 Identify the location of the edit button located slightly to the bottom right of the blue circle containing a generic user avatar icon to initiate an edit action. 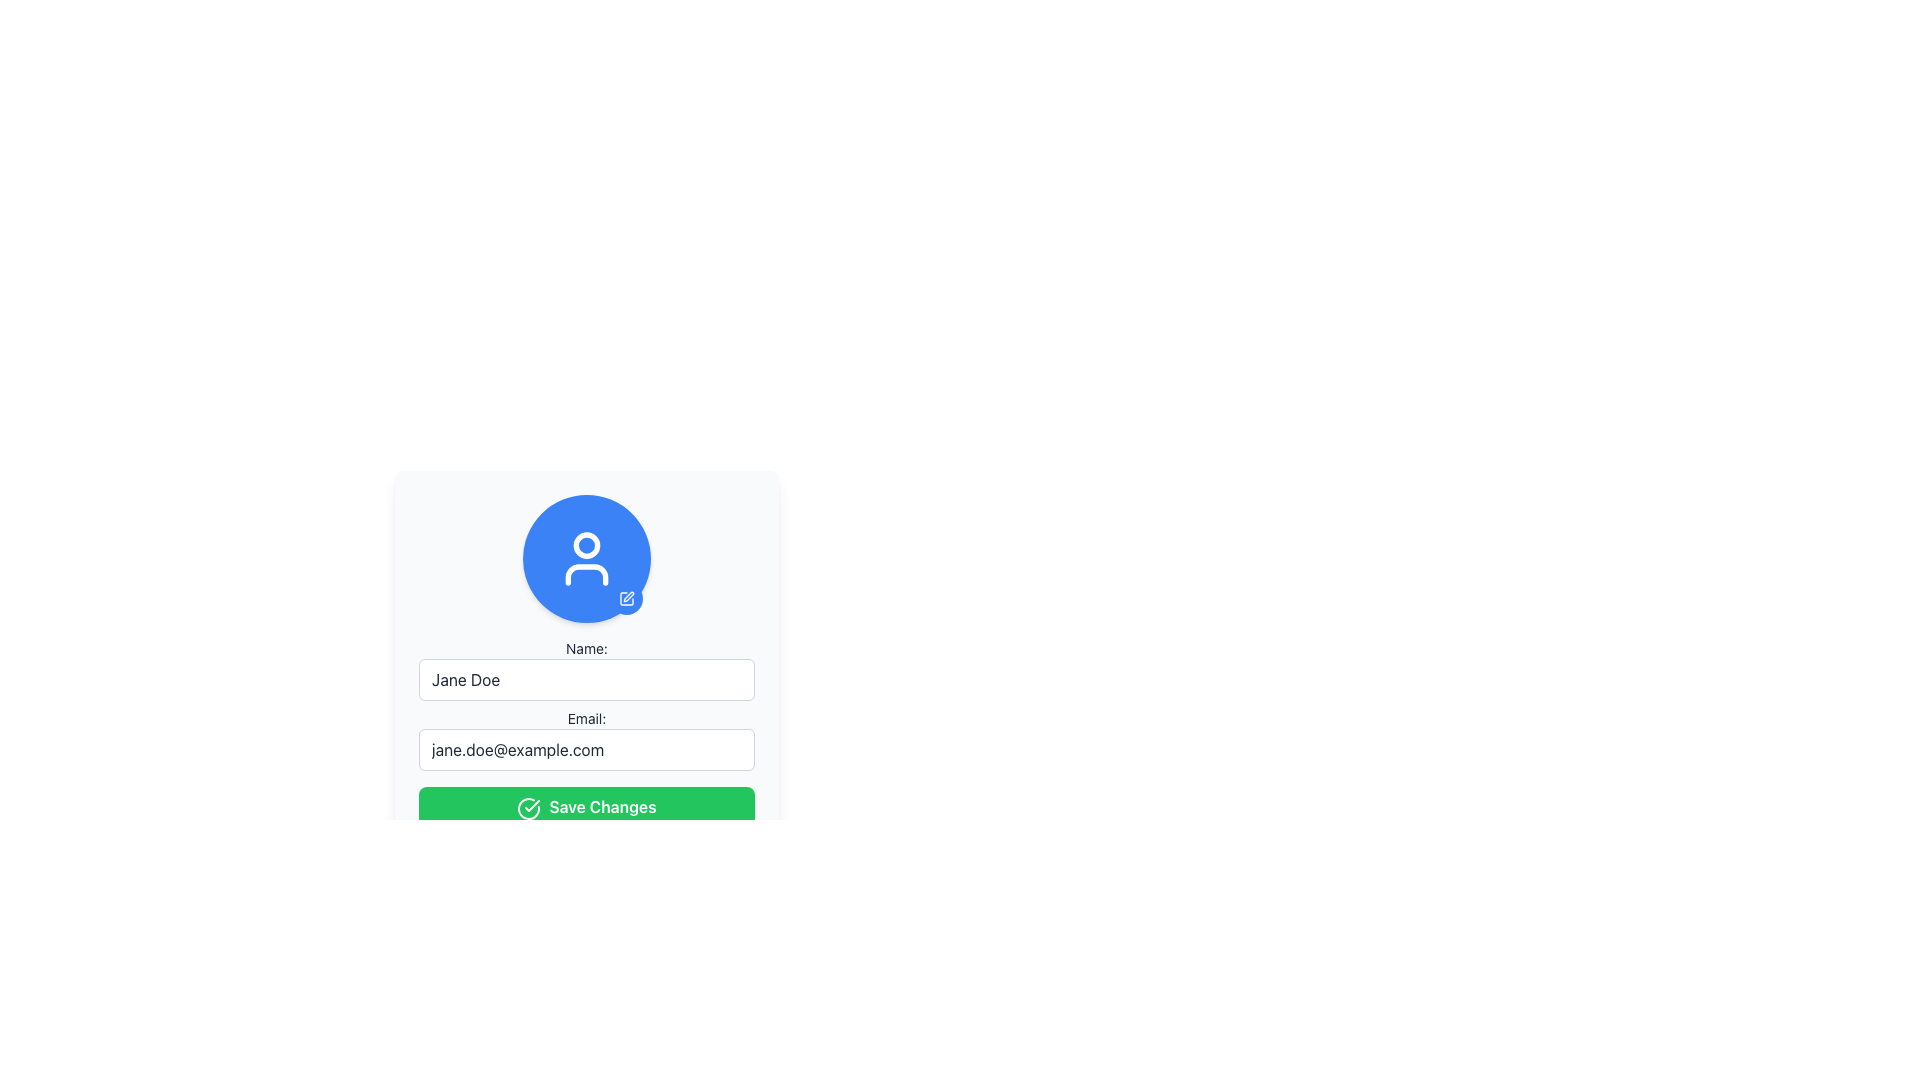
(626, 597).